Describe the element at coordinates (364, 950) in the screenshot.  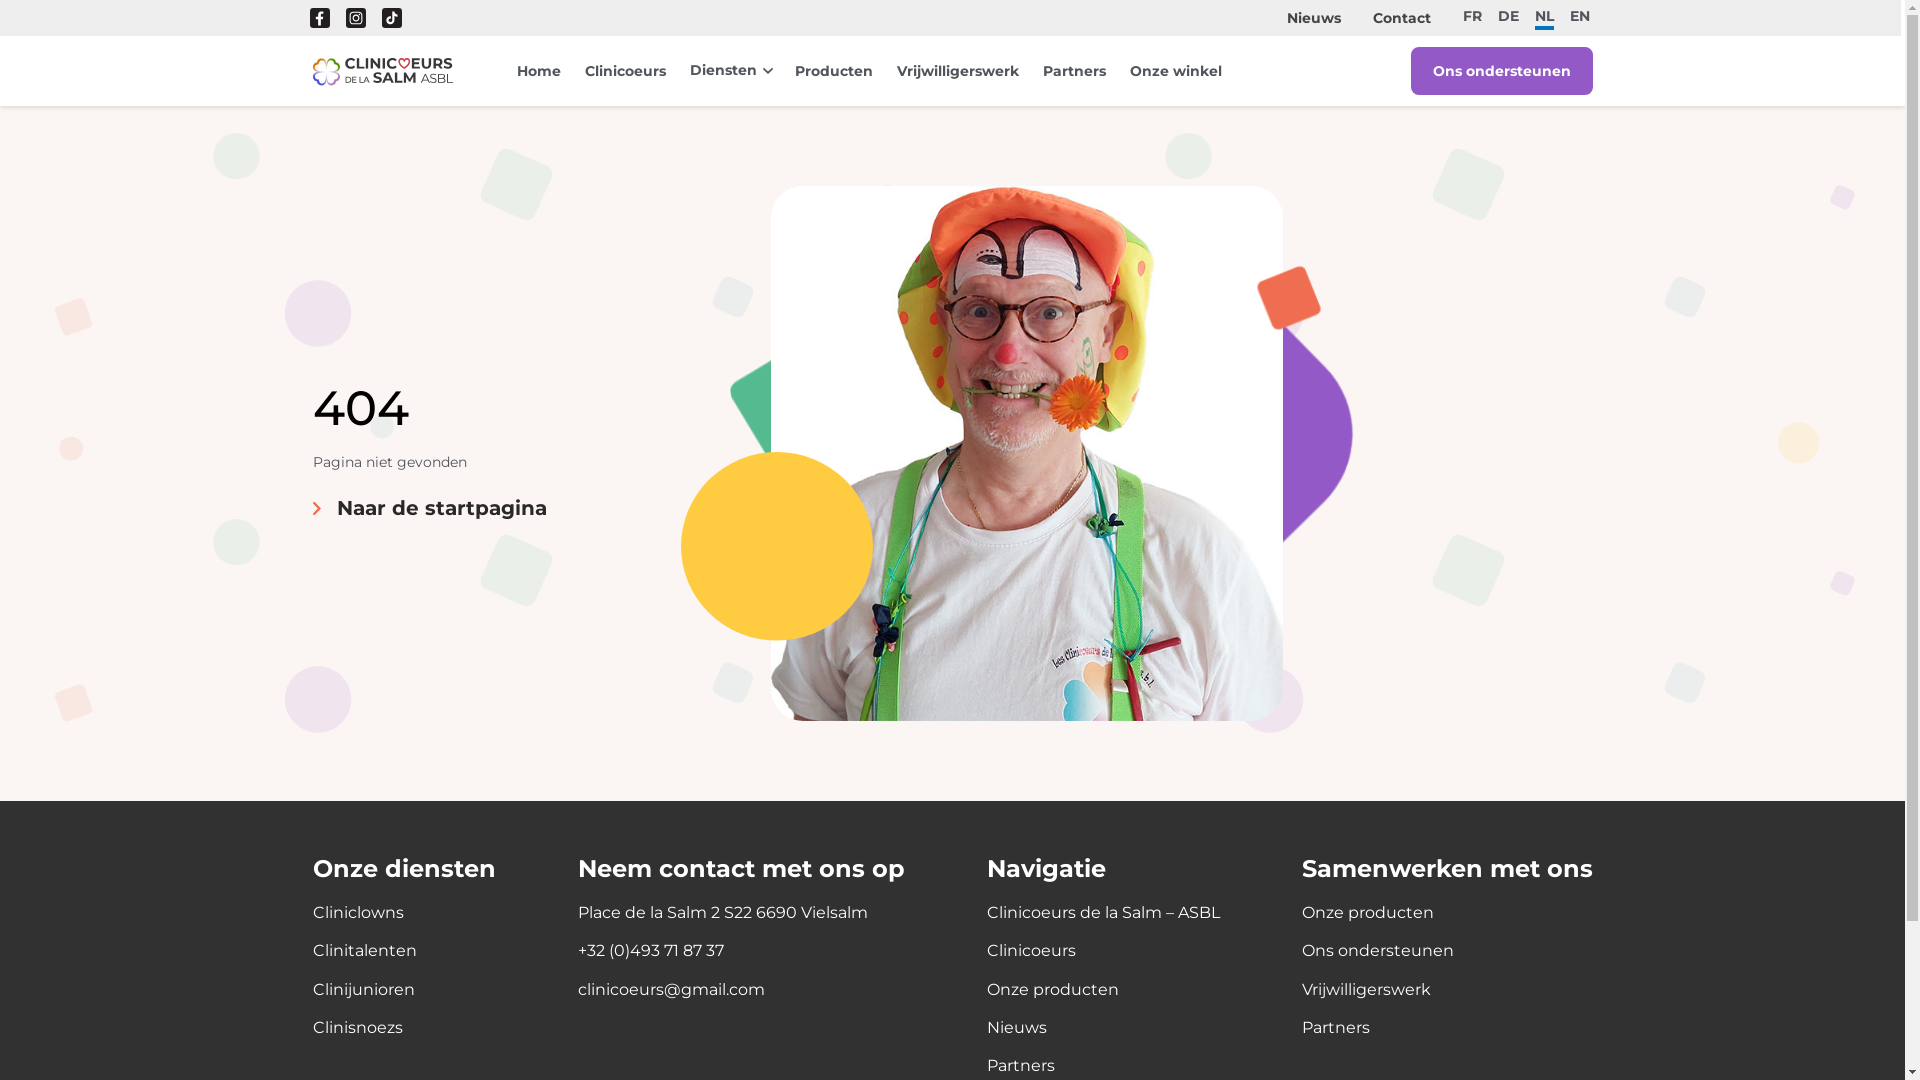
I see `'Clinitalenten'` at that location.